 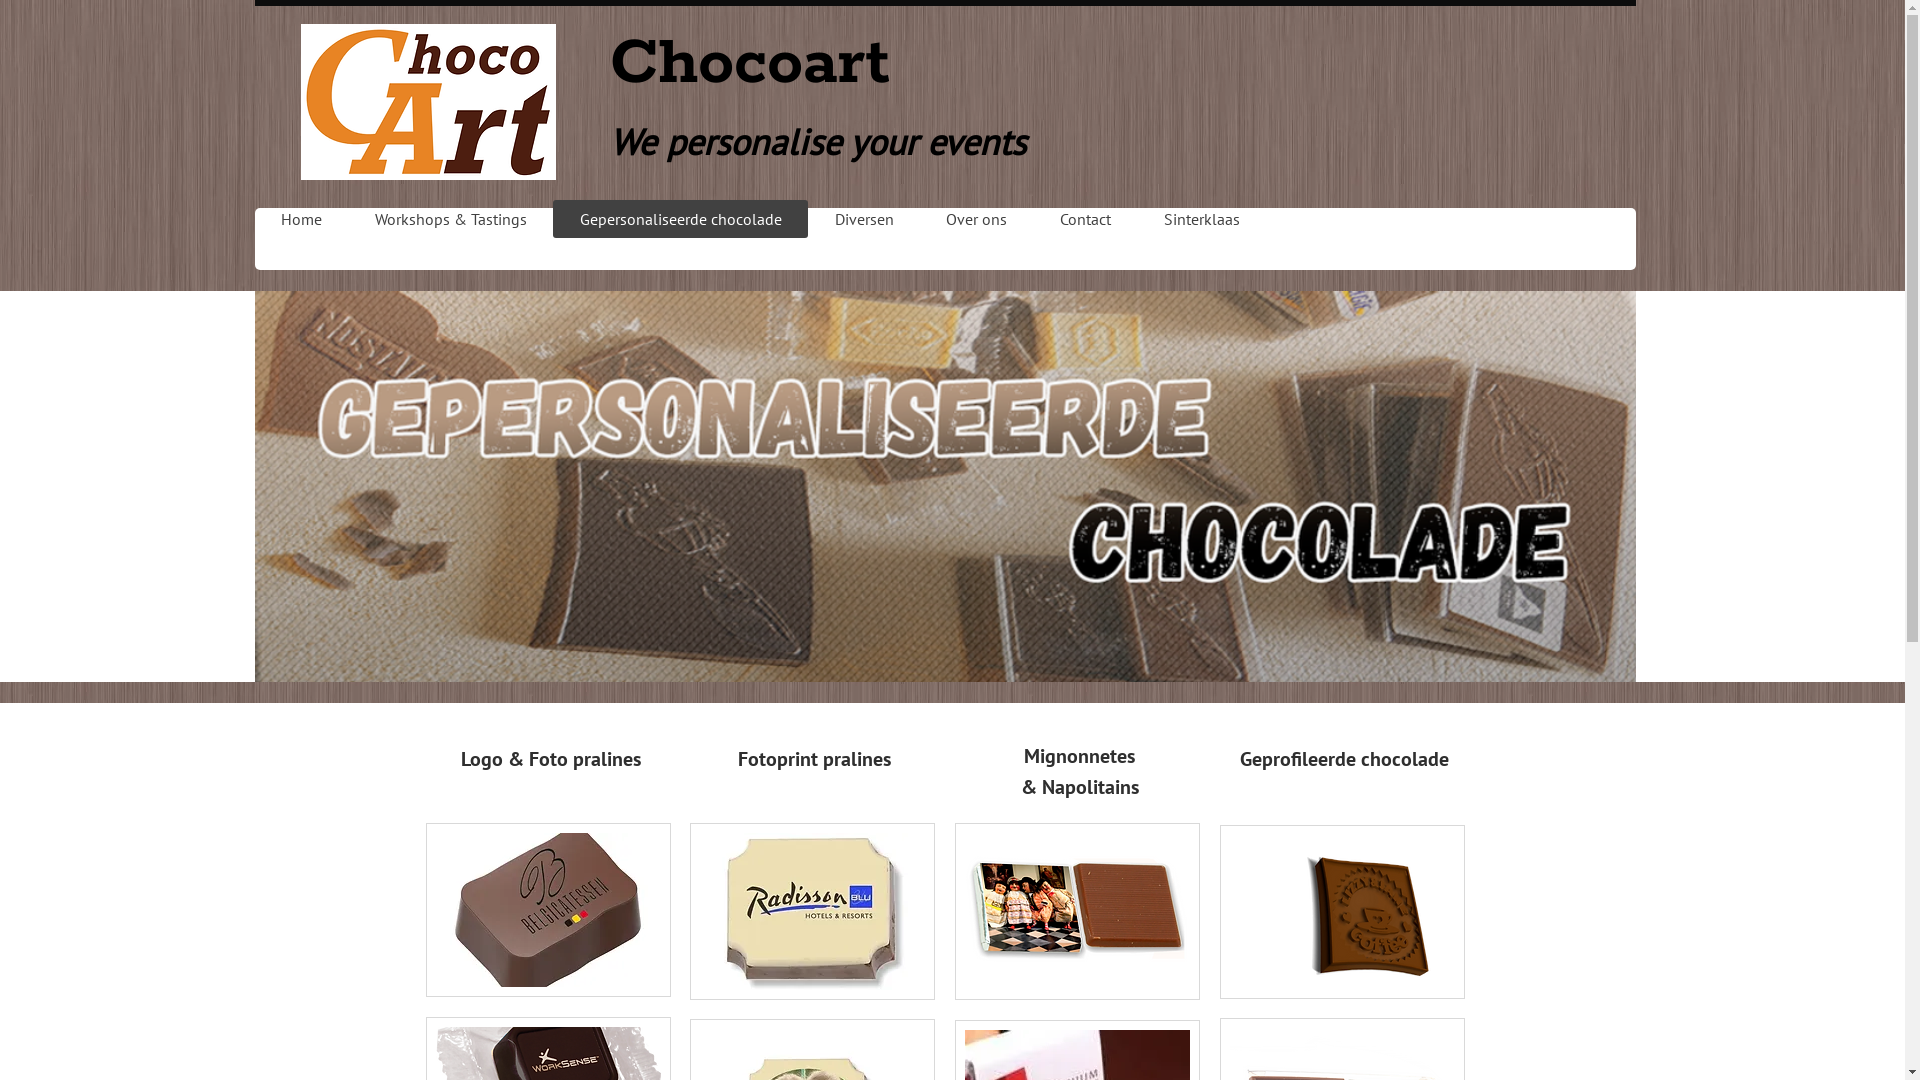 What do you see at coordinates (552, 219) in the screenshot?
I see `'Gepersonaliseerde chocolade'` at bounding box center [552, 219].